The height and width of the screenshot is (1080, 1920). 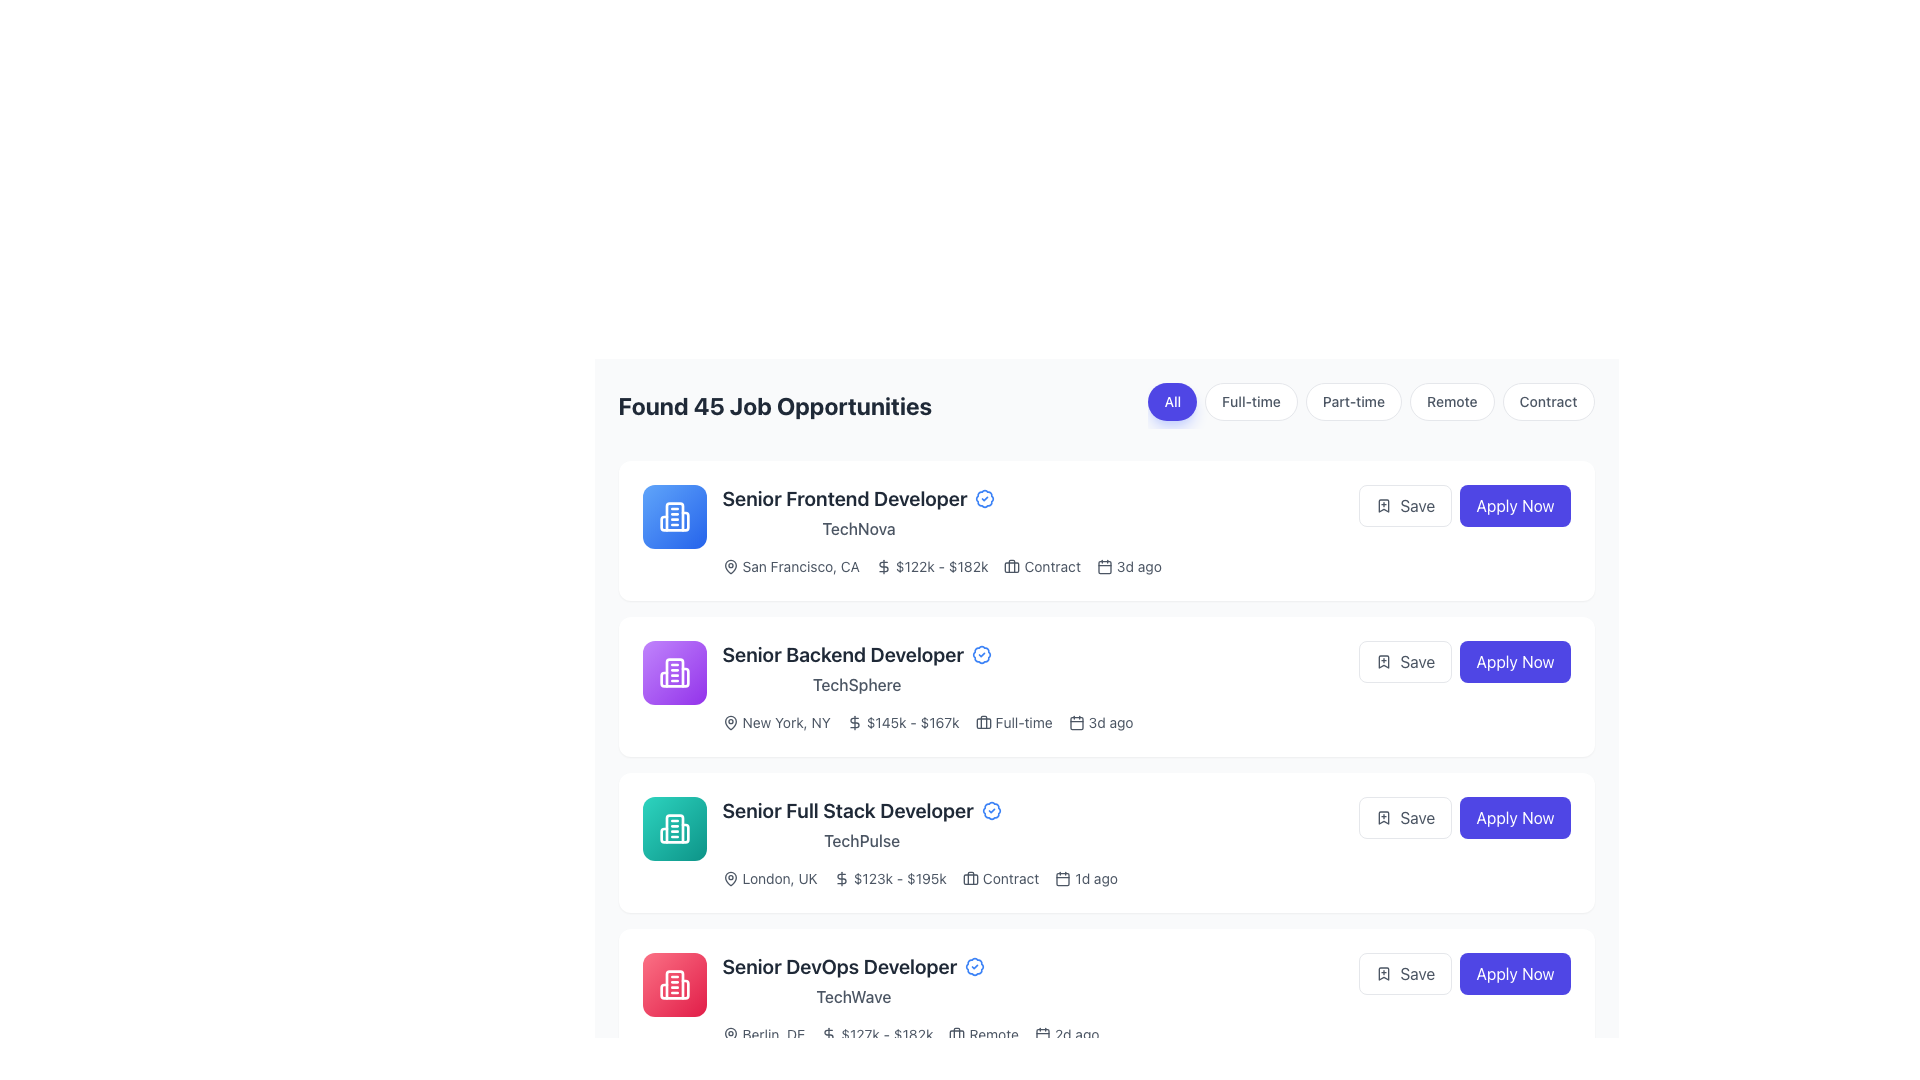 What do you see at coordinates (674, 515) in the screenshot?
I see `the icon representing the job category for 'Senior Frontend Developer', located at the top-left corner of the list entry next to the job title` at bounding box center [674, 515].